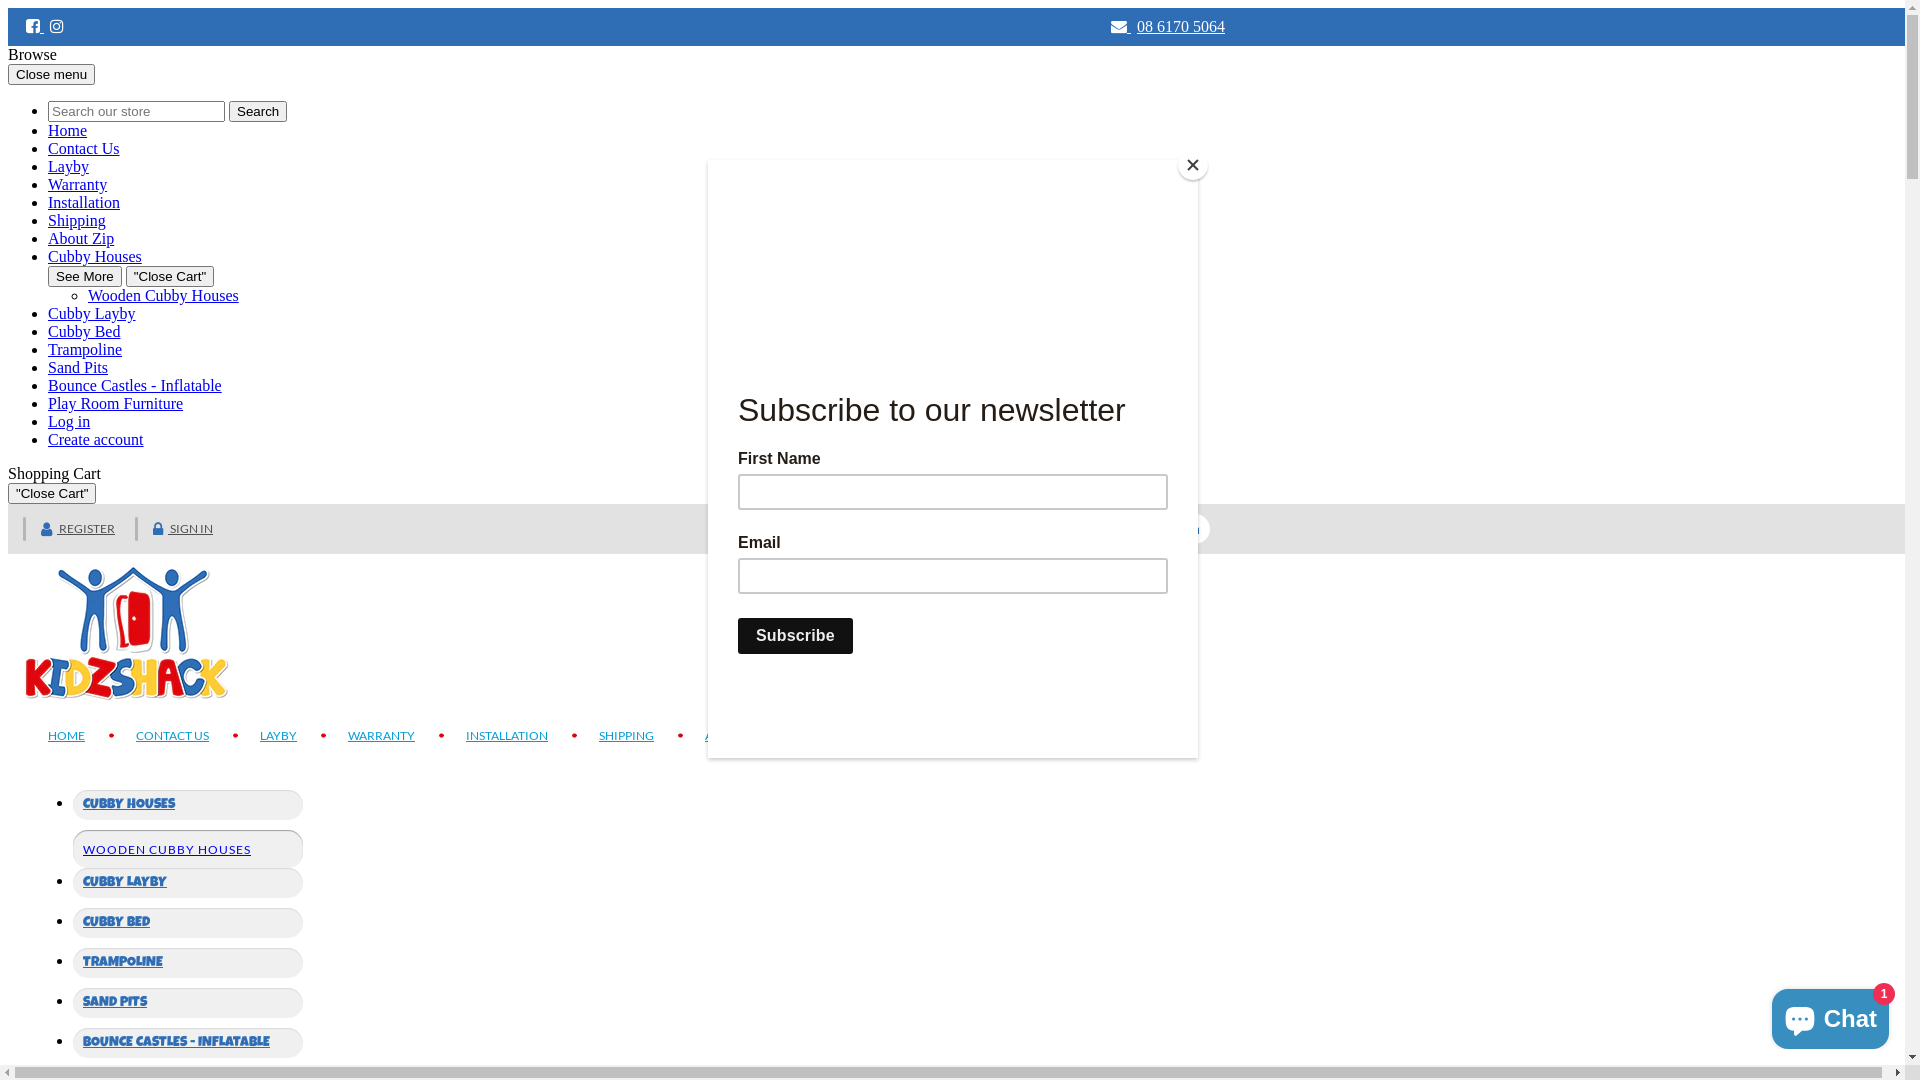 The width and height of the screenshot is (1920, 1080). Describe the element at coordinates (114, 403) in the screenshot. I see `'Play Room Furniture'` at that location.